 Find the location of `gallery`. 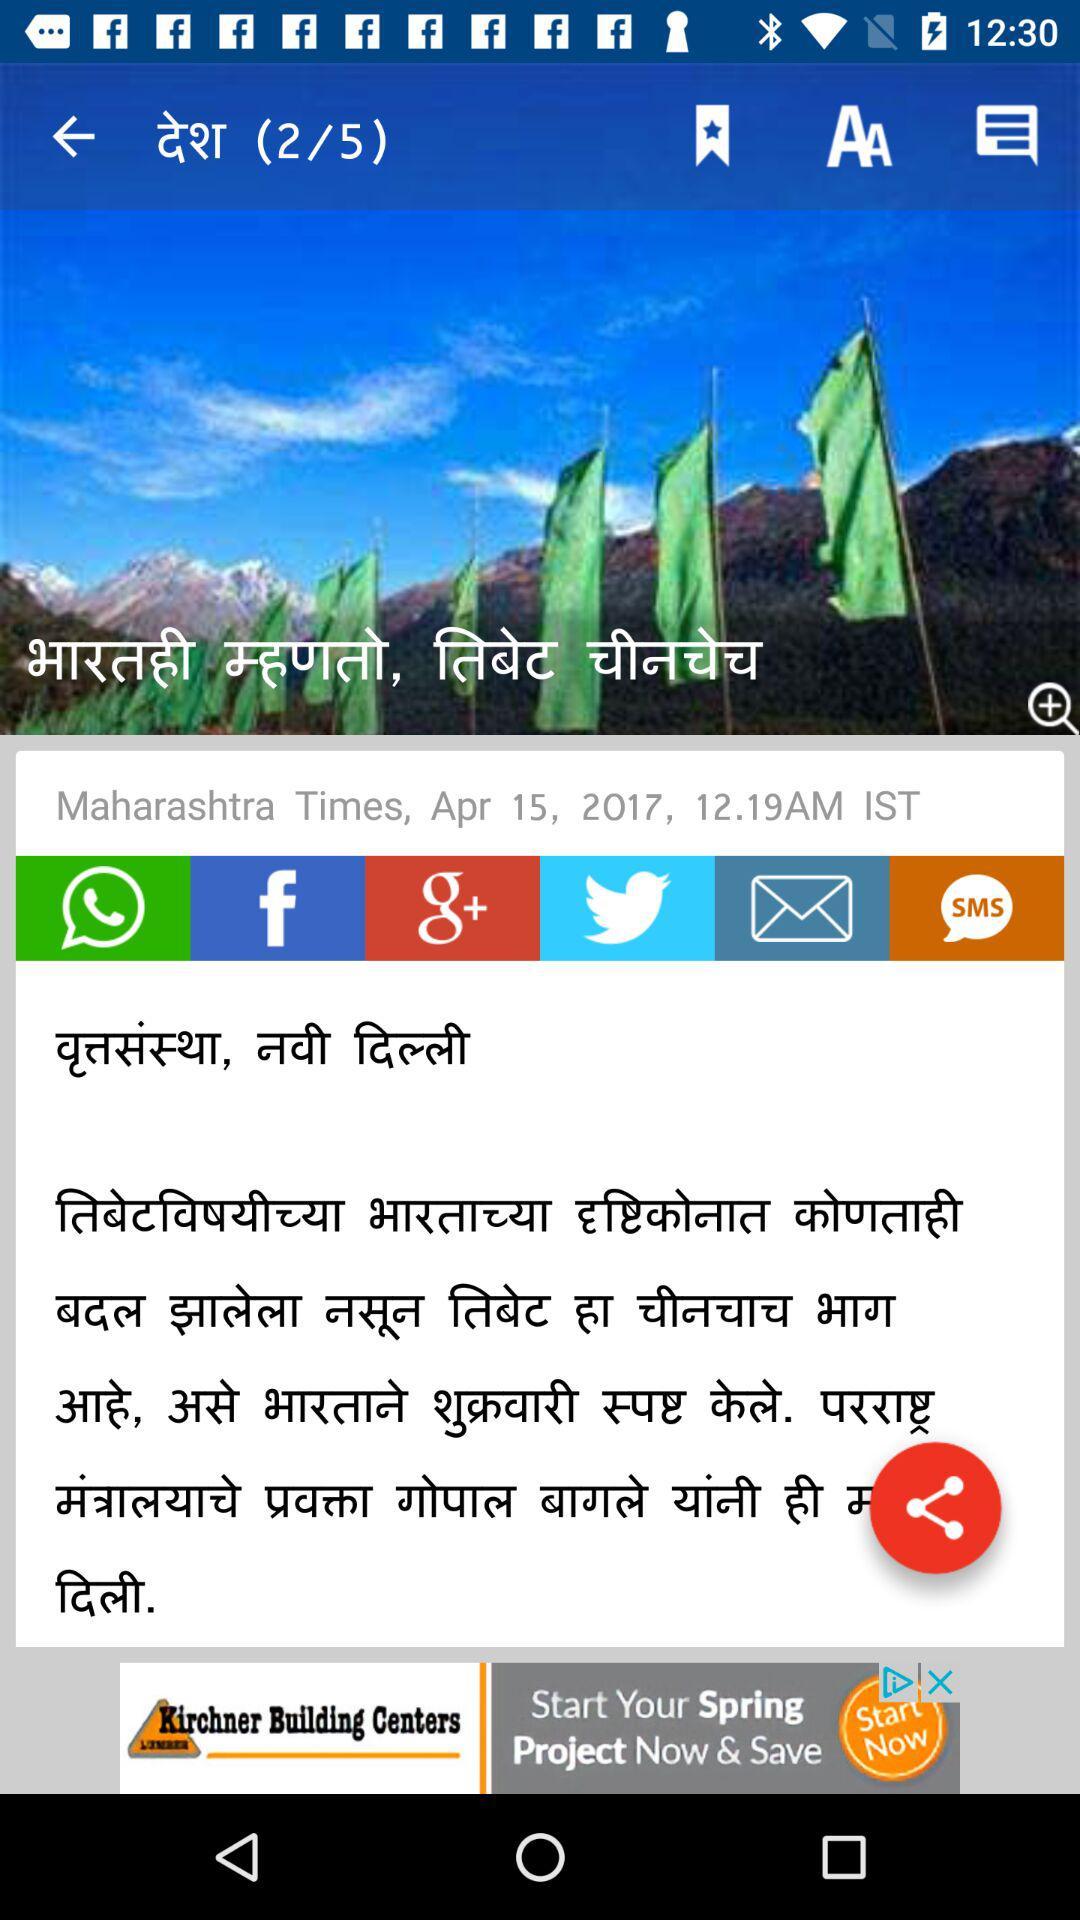

gallery is located at coordinates (935, 1518).